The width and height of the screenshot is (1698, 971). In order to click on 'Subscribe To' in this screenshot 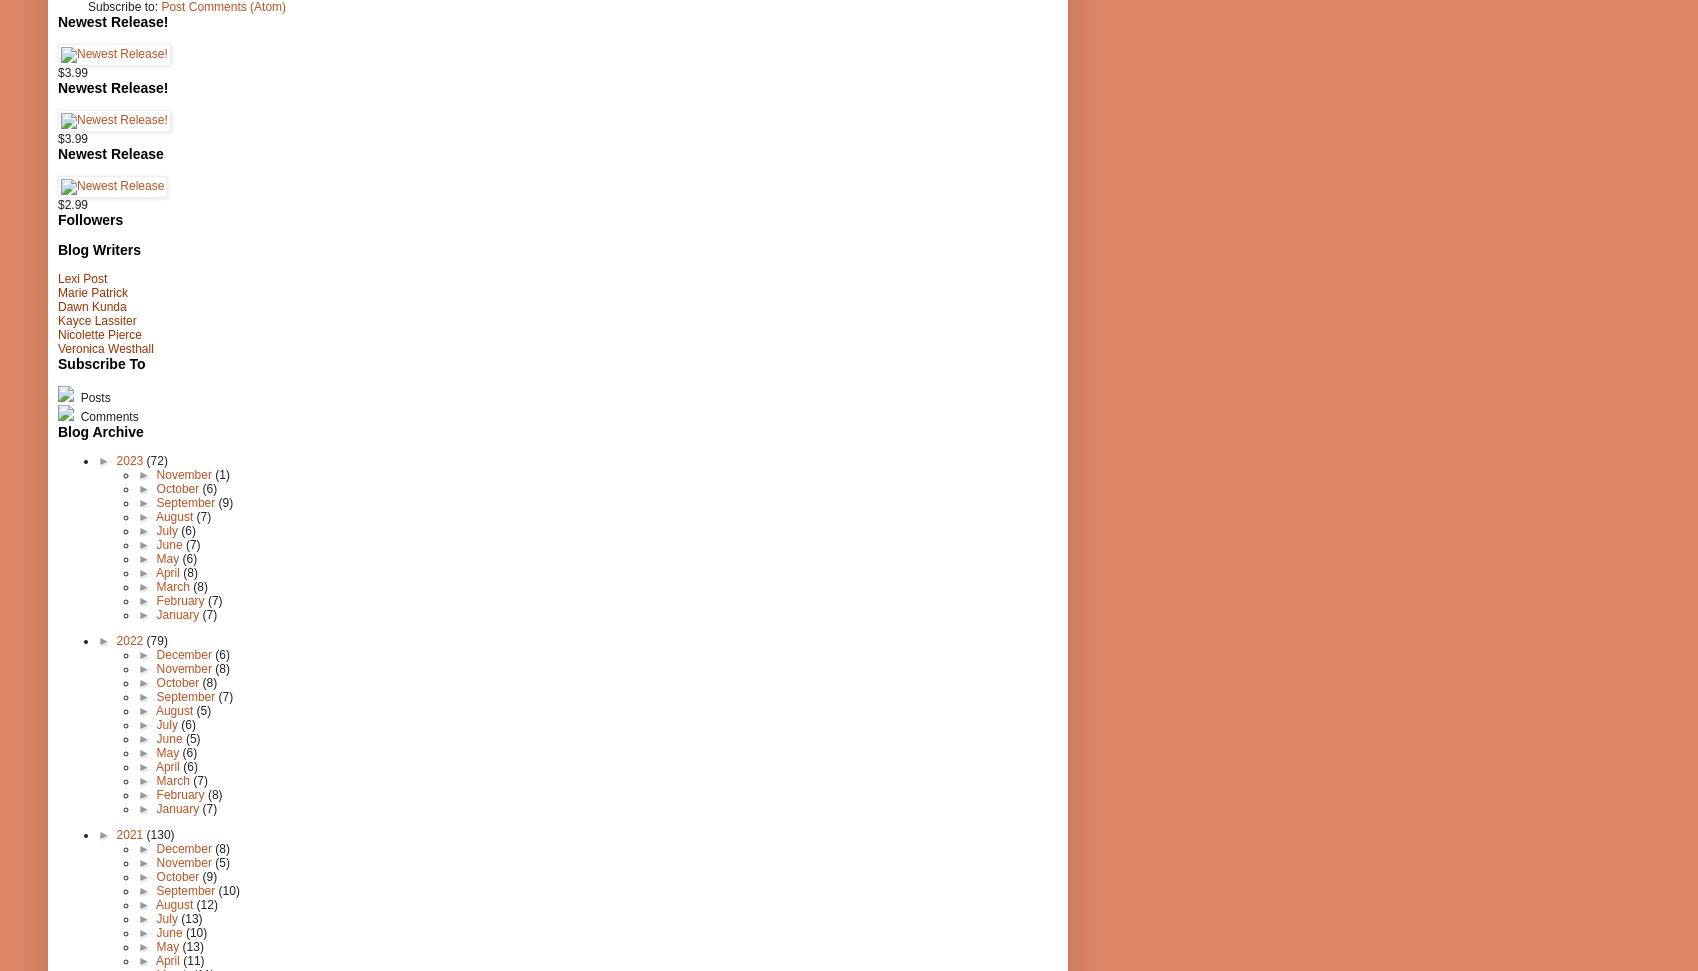, I will do `click(100, 364)`.